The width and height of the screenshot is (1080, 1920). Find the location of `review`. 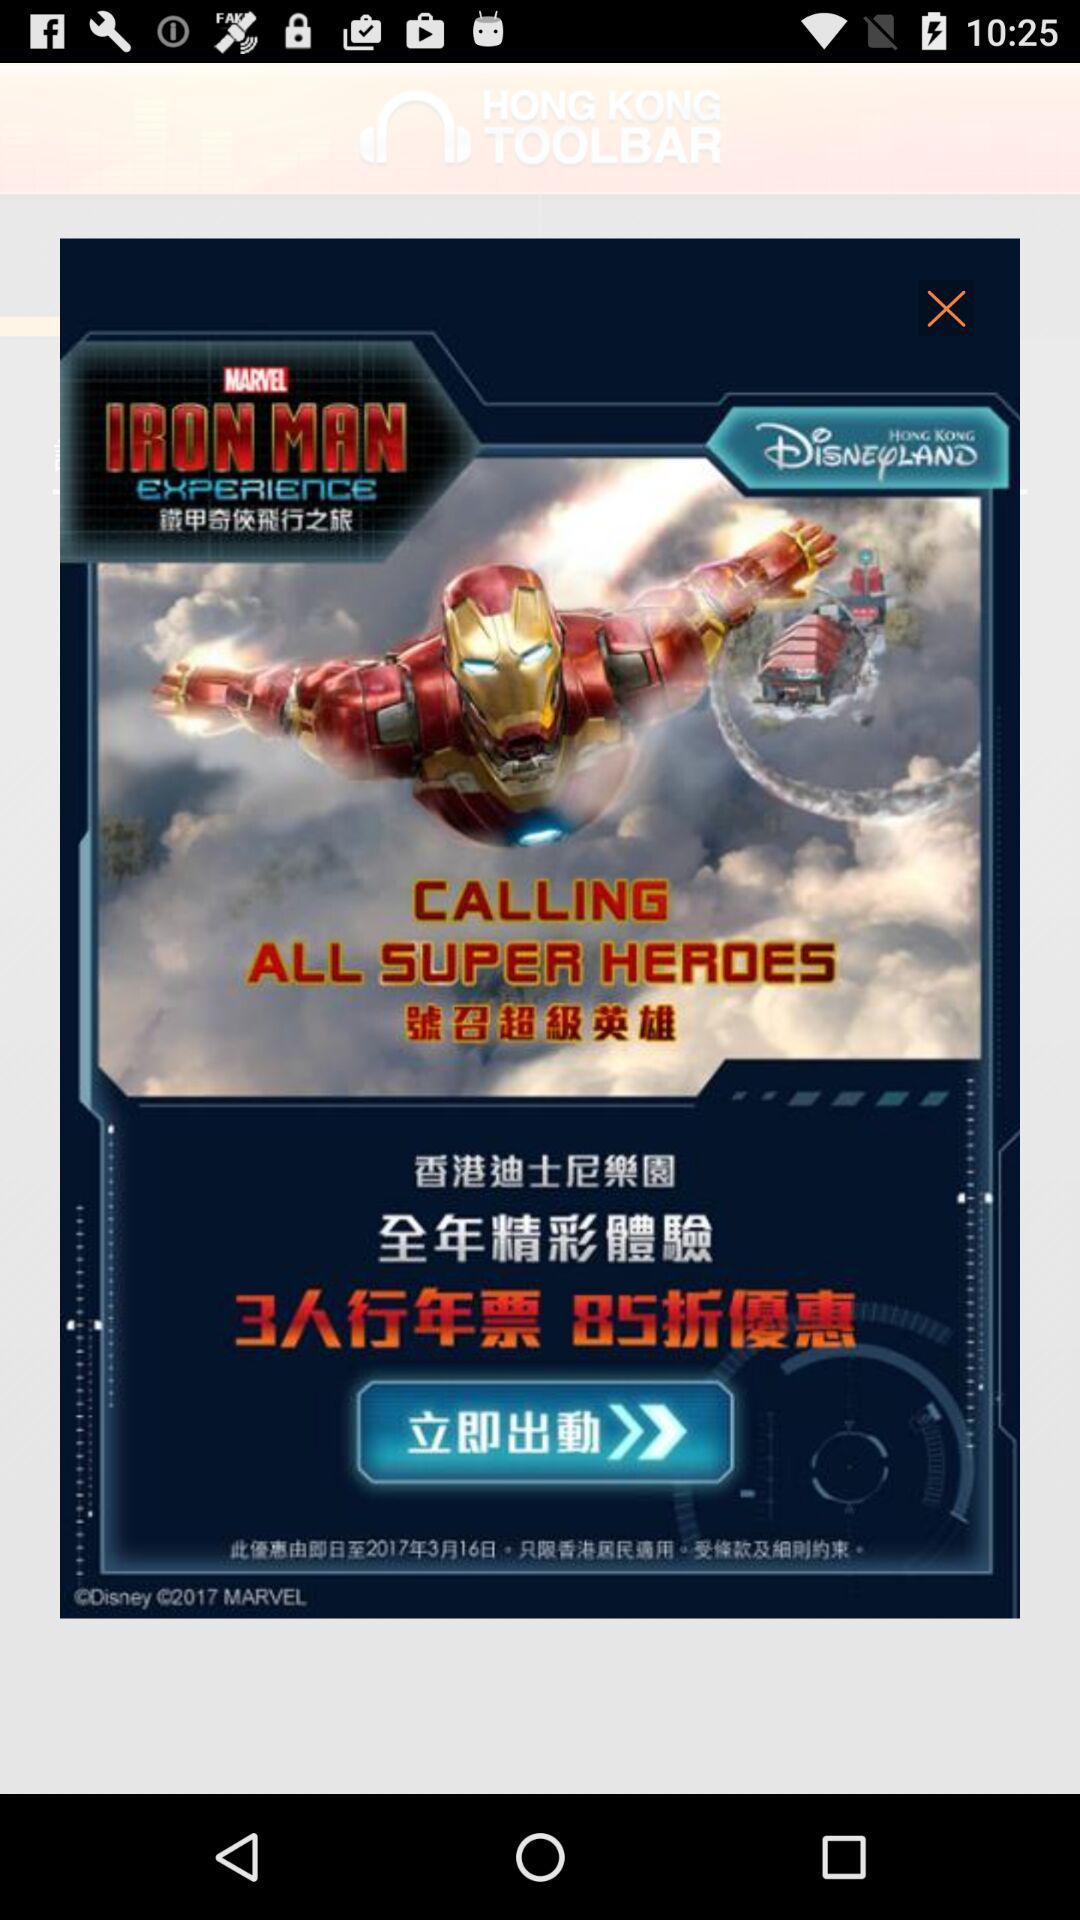

review is located at coordinates (540, 927).